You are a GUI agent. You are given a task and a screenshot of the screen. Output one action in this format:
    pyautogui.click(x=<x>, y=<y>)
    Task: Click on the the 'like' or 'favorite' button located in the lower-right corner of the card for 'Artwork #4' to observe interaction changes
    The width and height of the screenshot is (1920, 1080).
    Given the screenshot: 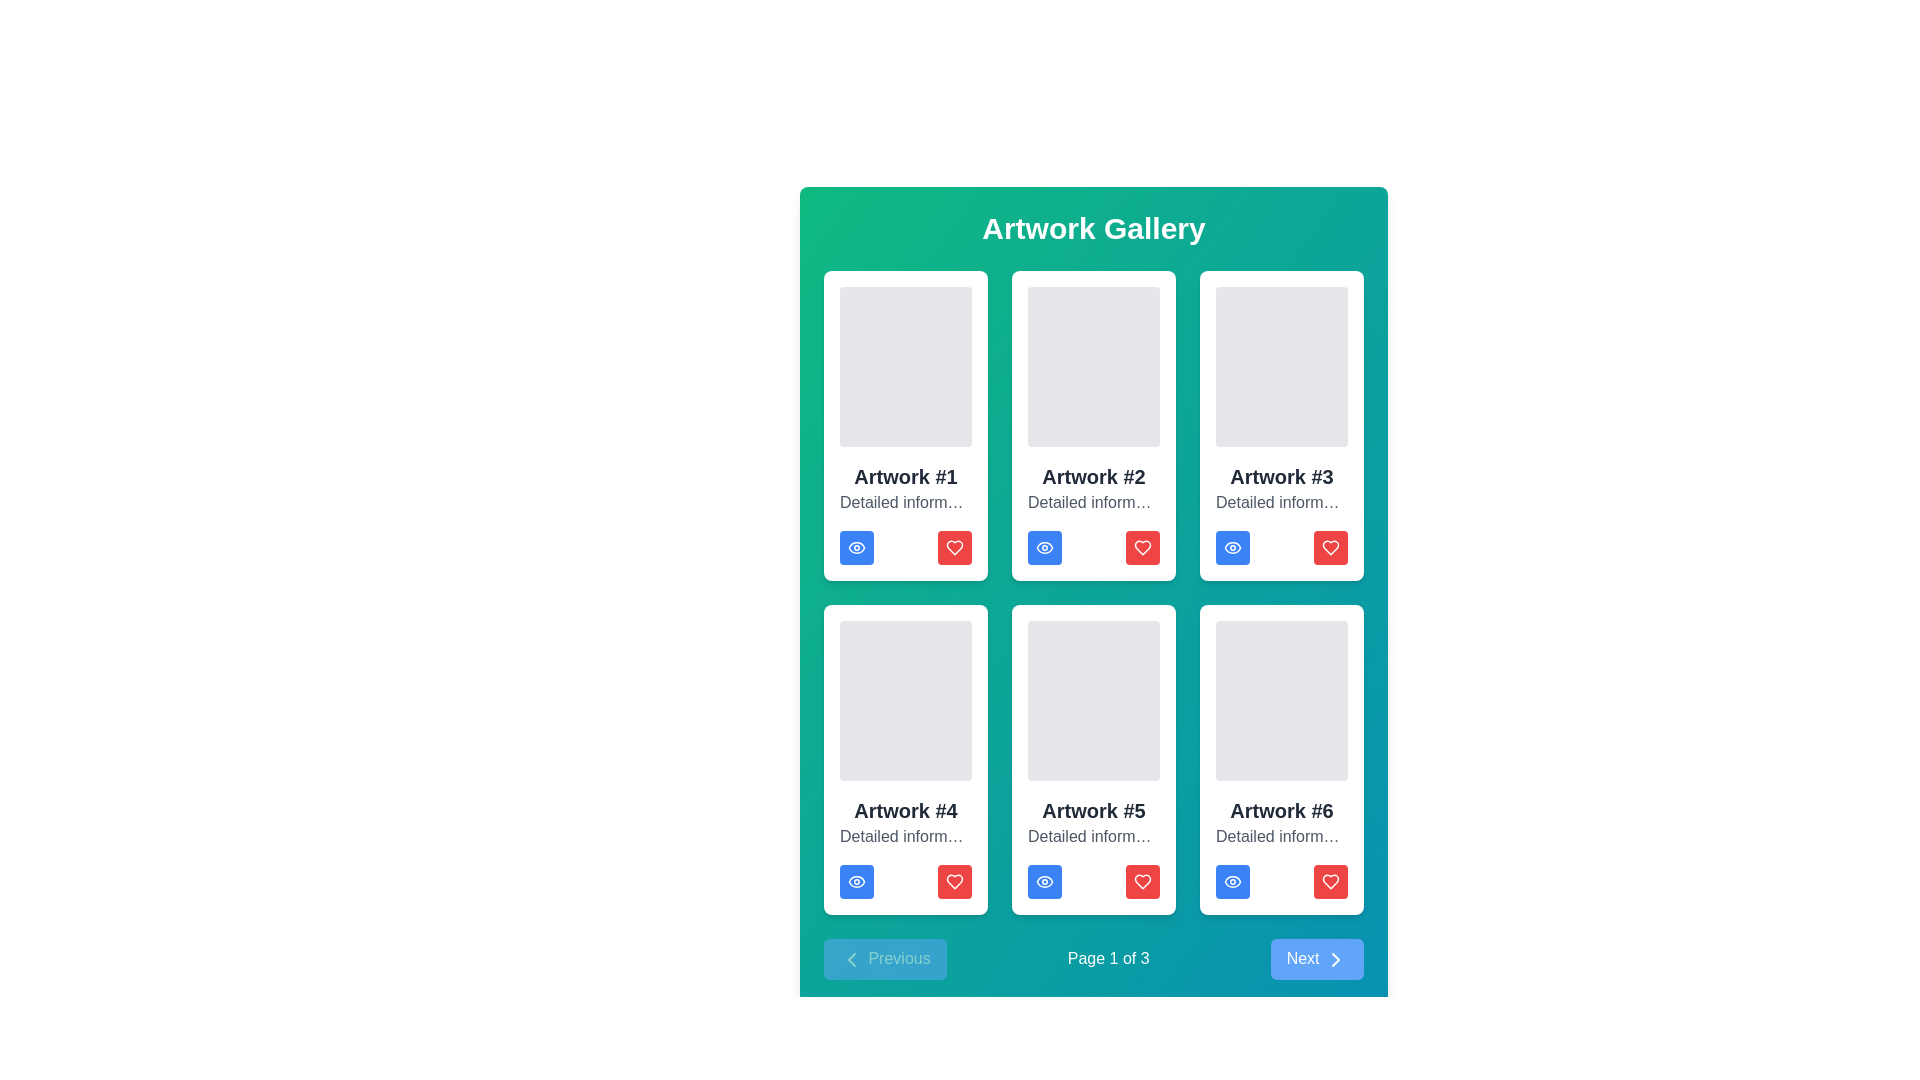 What is the action you would take?
    pyautogui.click(x=954, y=881)
    